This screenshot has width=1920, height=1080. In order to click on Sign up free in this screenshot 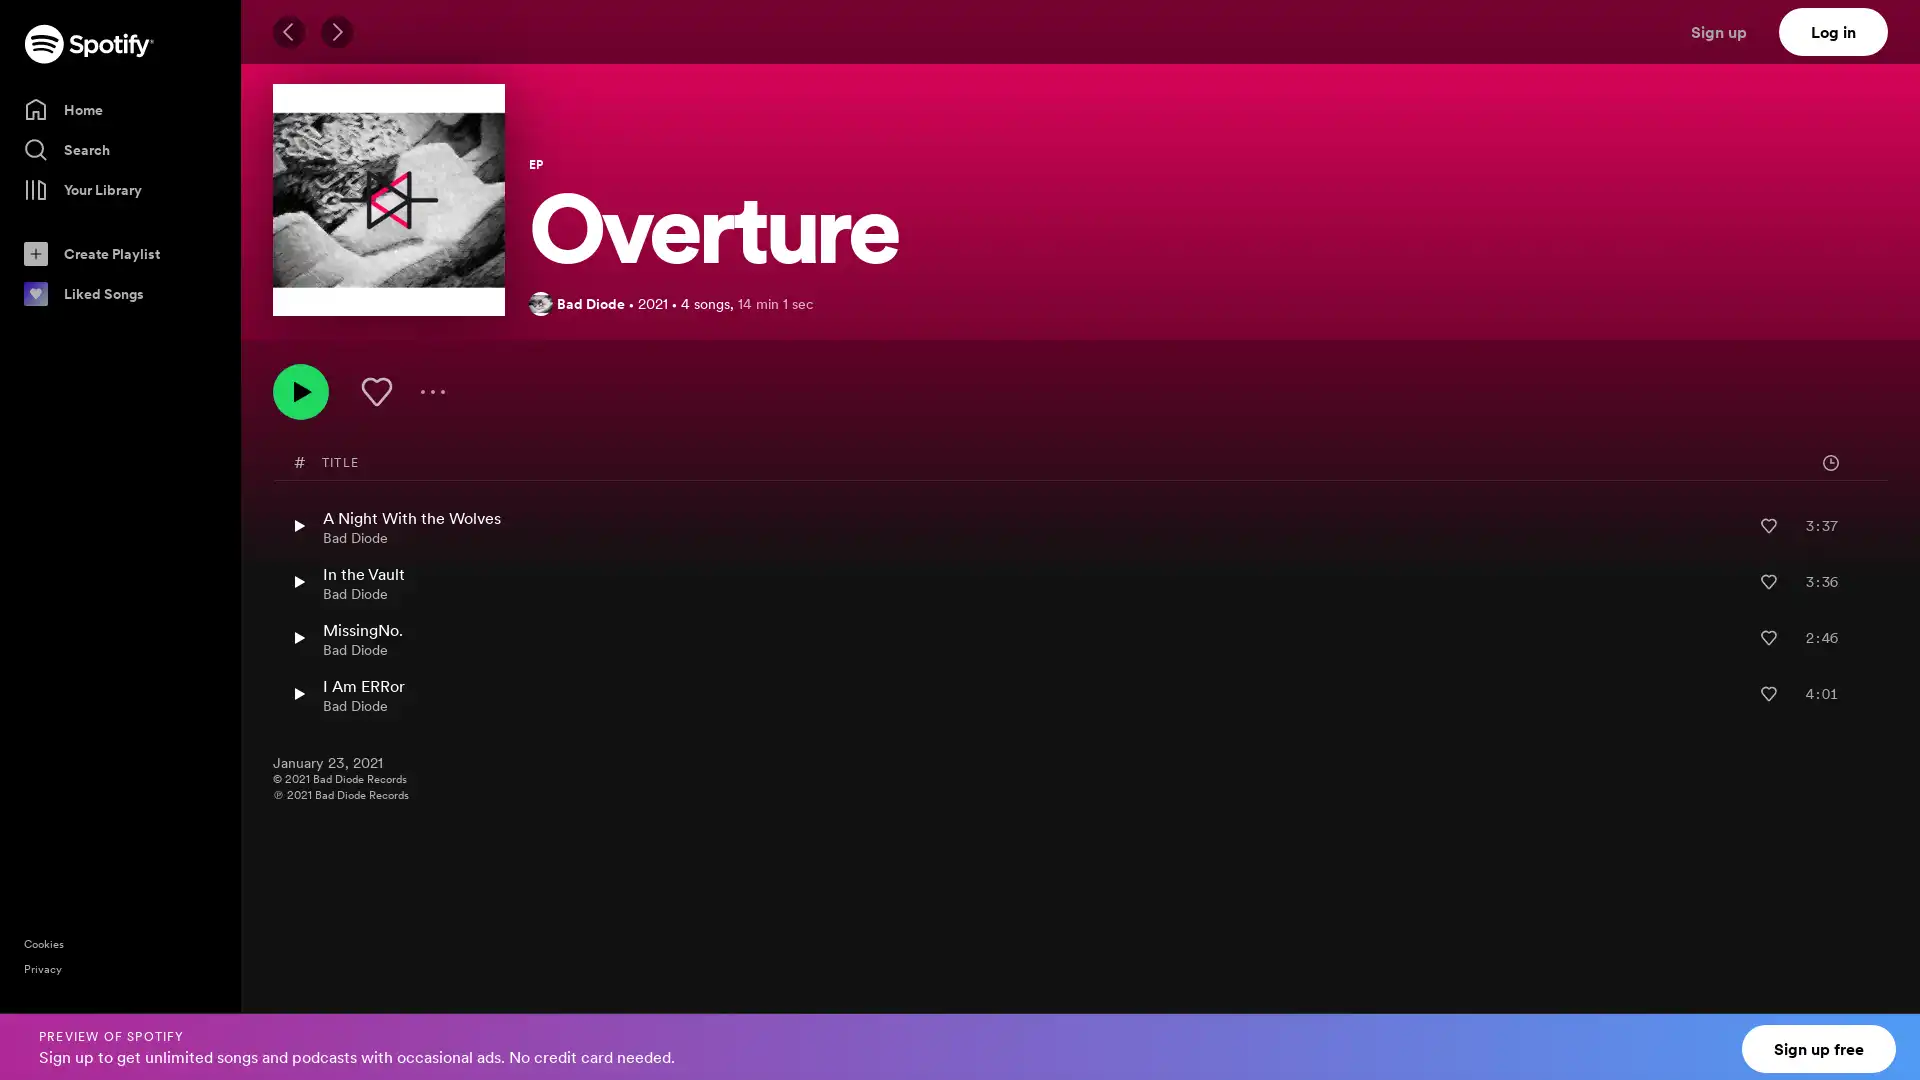, I will do `click(1819, 1048)`.